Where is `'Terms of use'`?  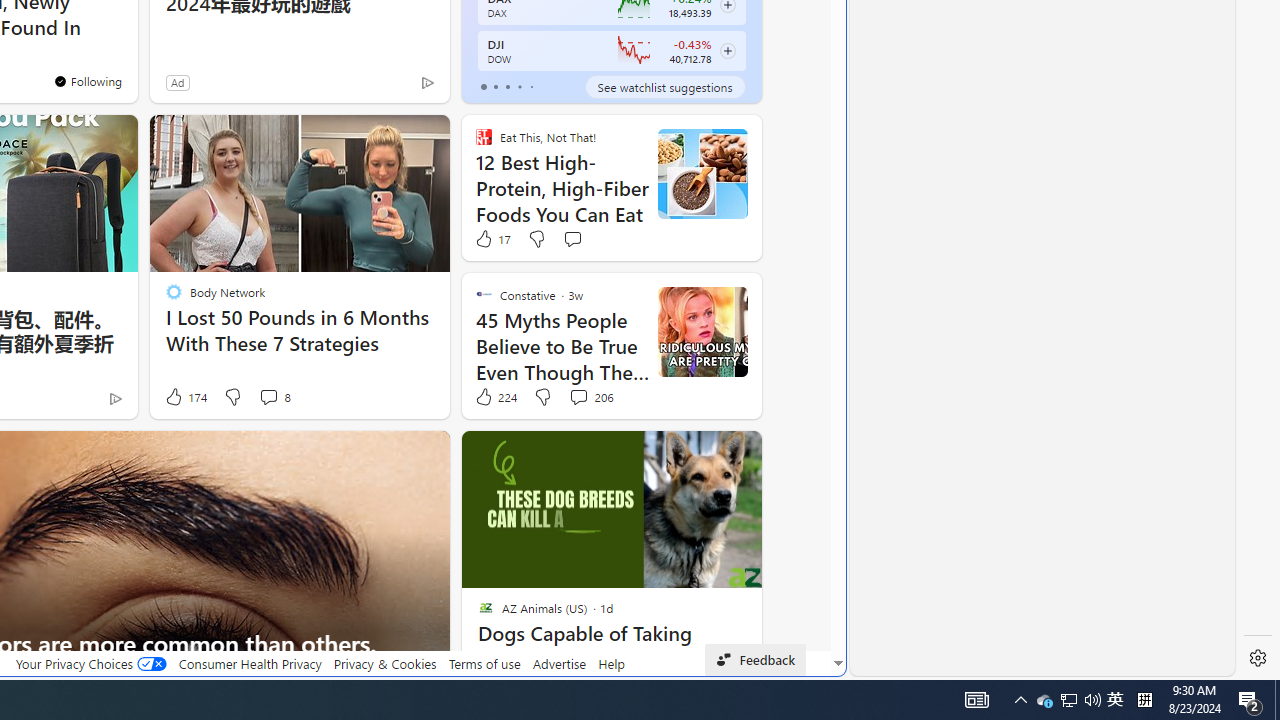 'Terms of use' is located at coordinates (484, 663).